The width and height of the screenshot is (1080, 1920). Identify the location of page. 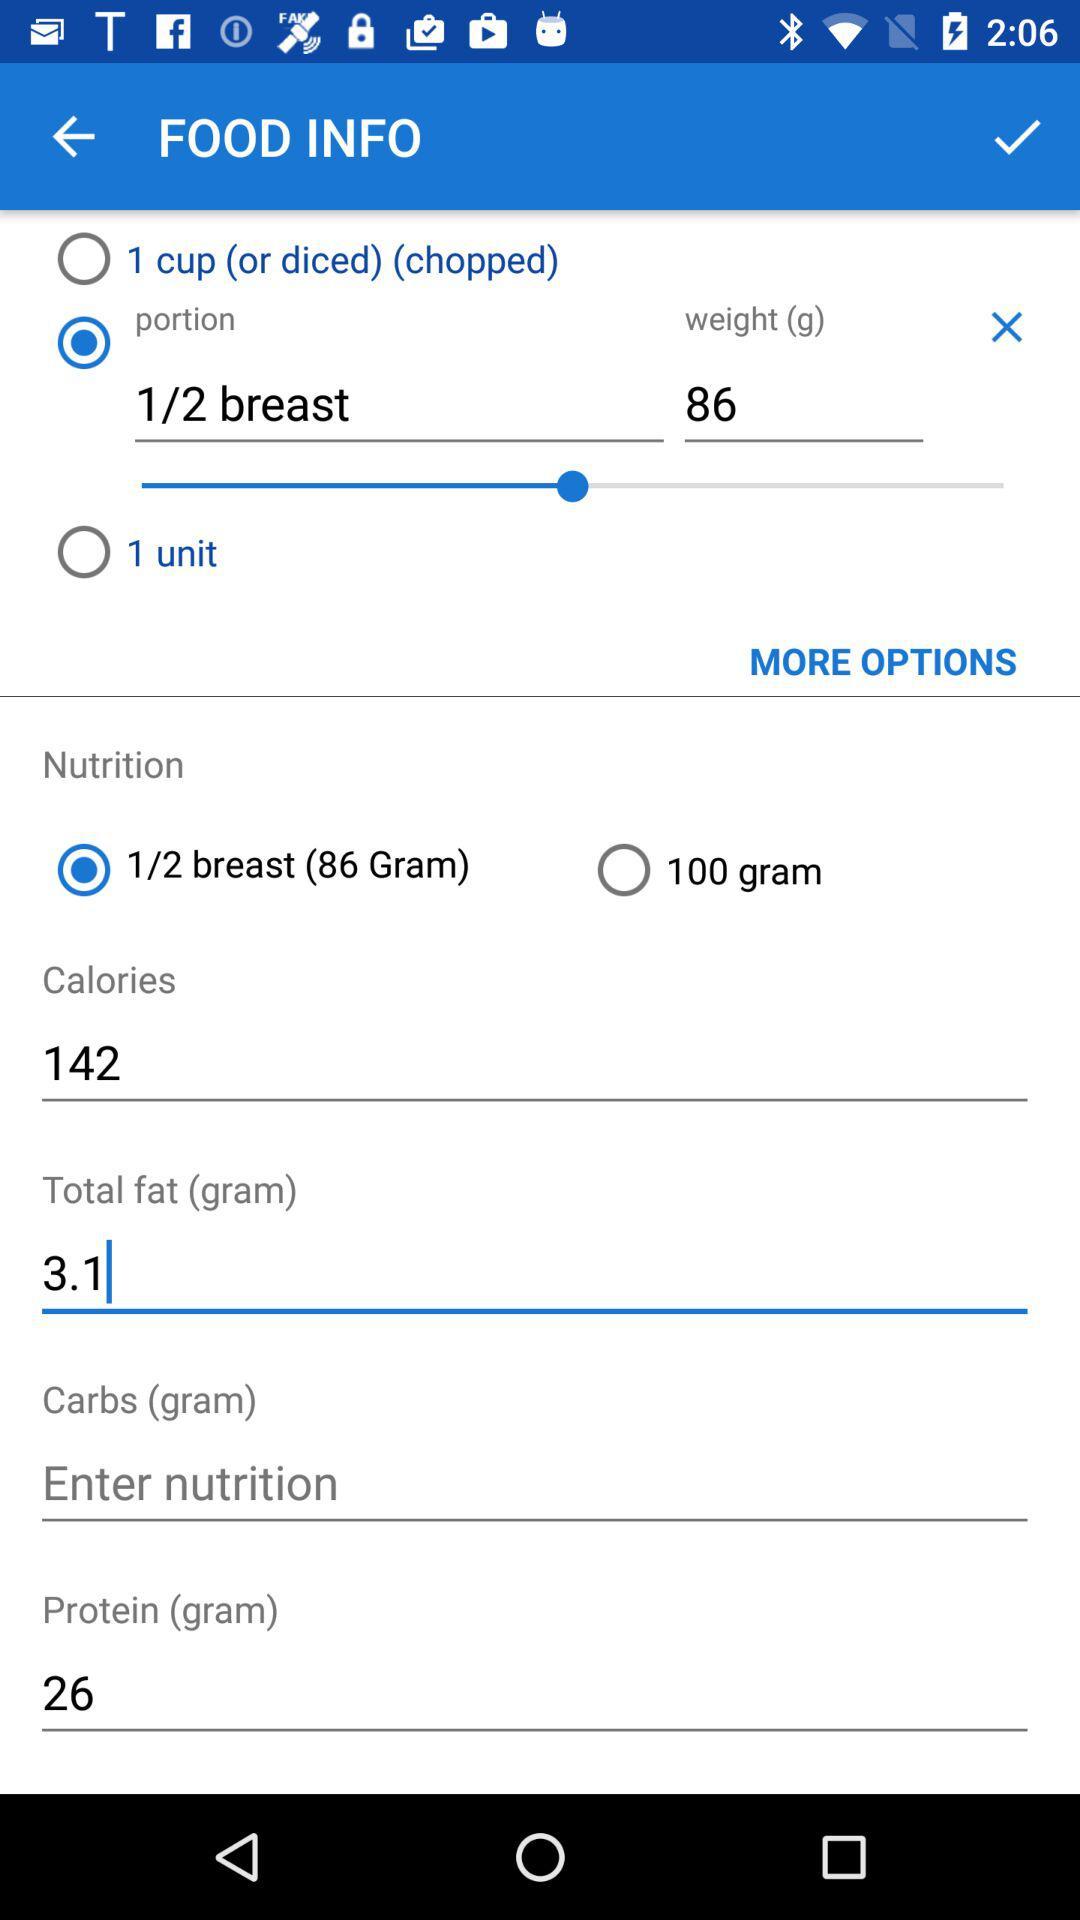
(1006, 326).